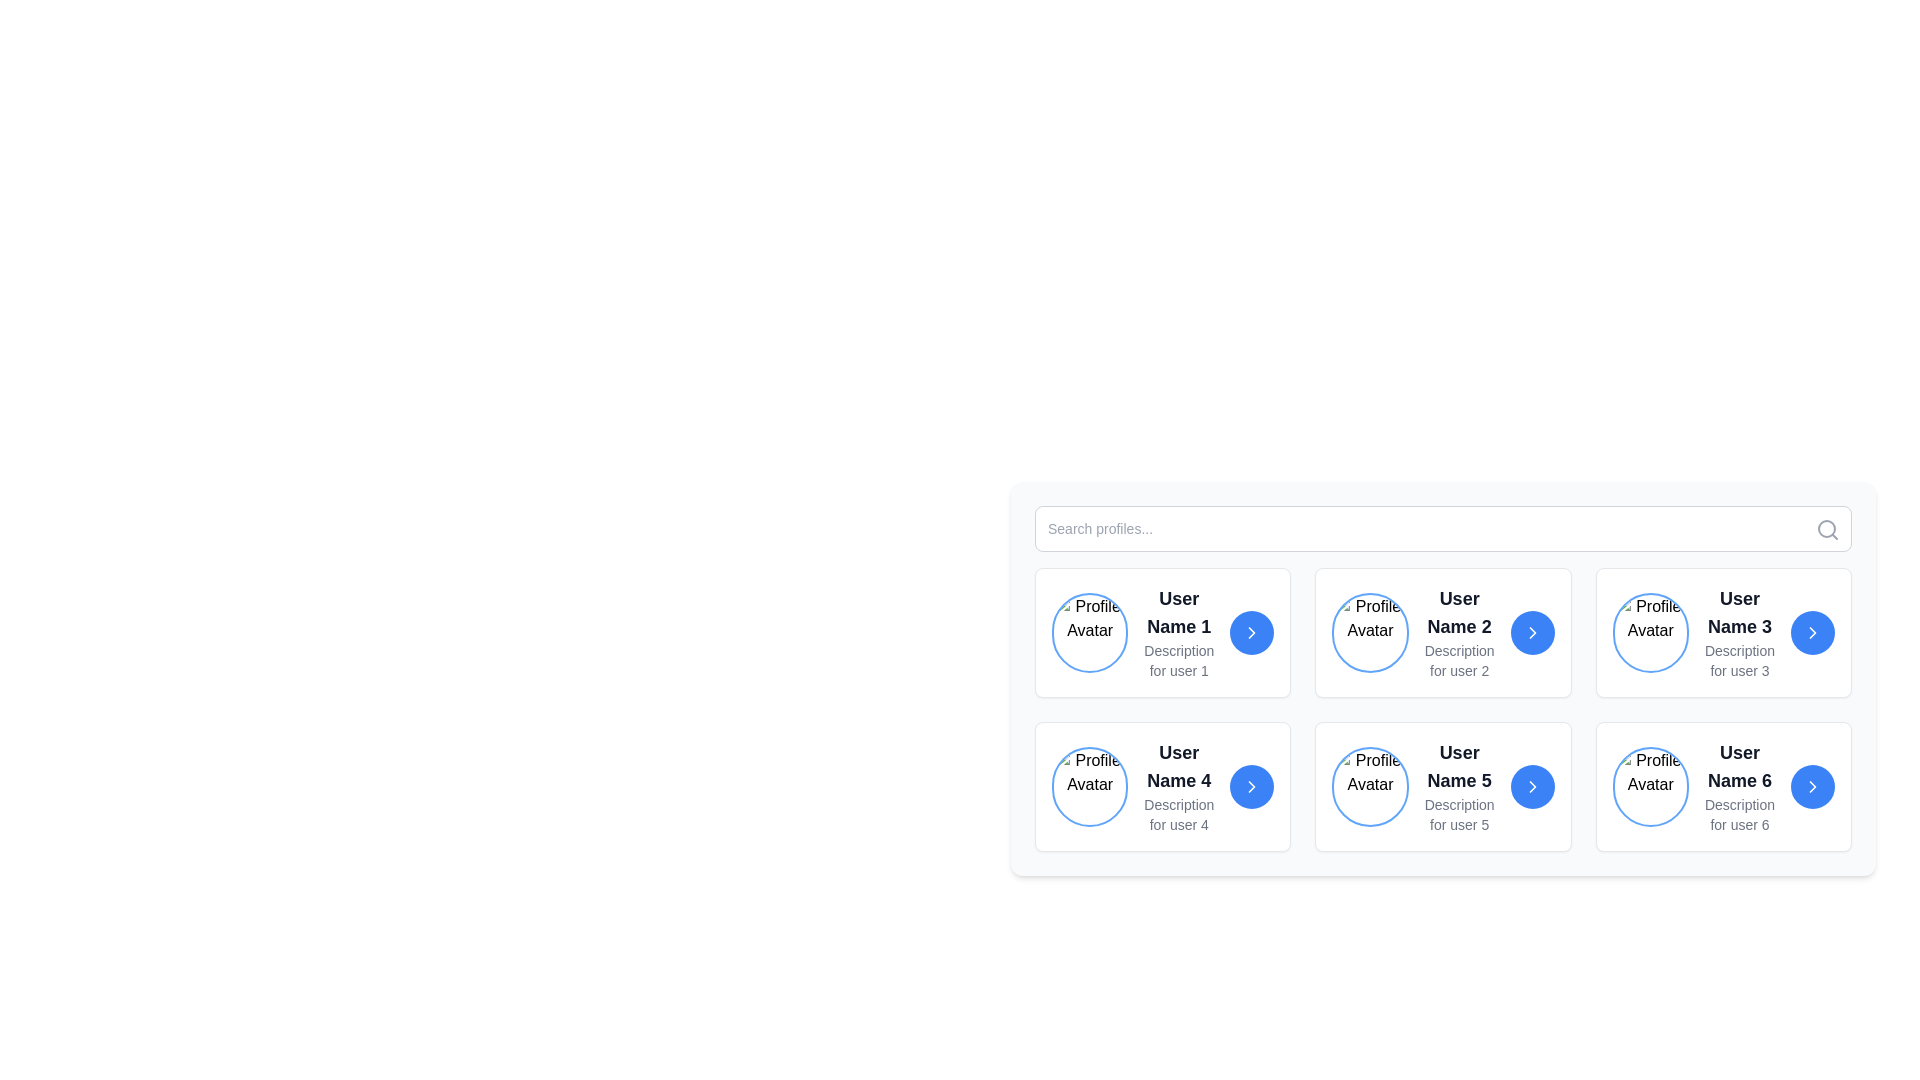  I want to click on the circular profile avatar image with a blue border located in the first row, third column of the user profile card, adjacent to 'User Name 3' and 'Description for user 3', so click(1650, 632).